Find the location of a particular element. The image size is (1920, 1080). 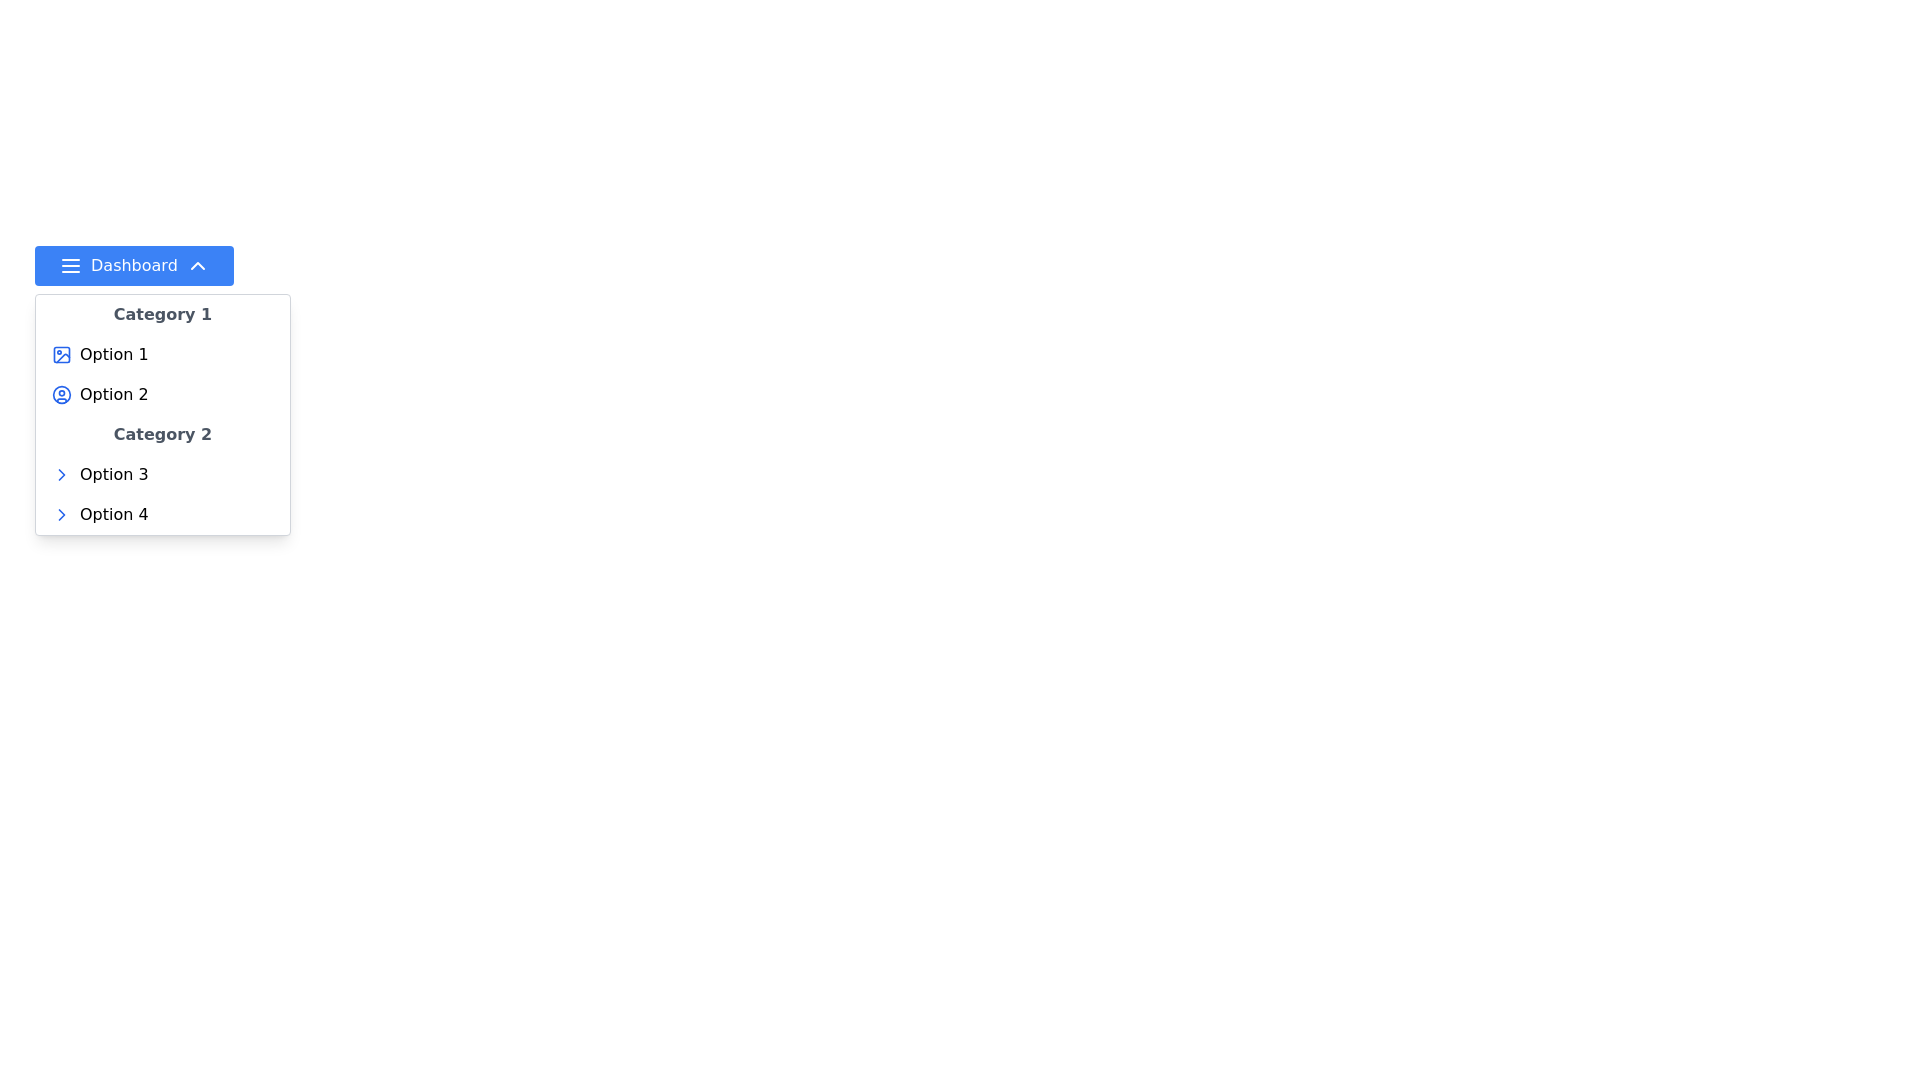

the chevron icon located to the right of the 'Dashboard' text, which serves as a toggle for the menu visibility is located at coordinates (197, 265).